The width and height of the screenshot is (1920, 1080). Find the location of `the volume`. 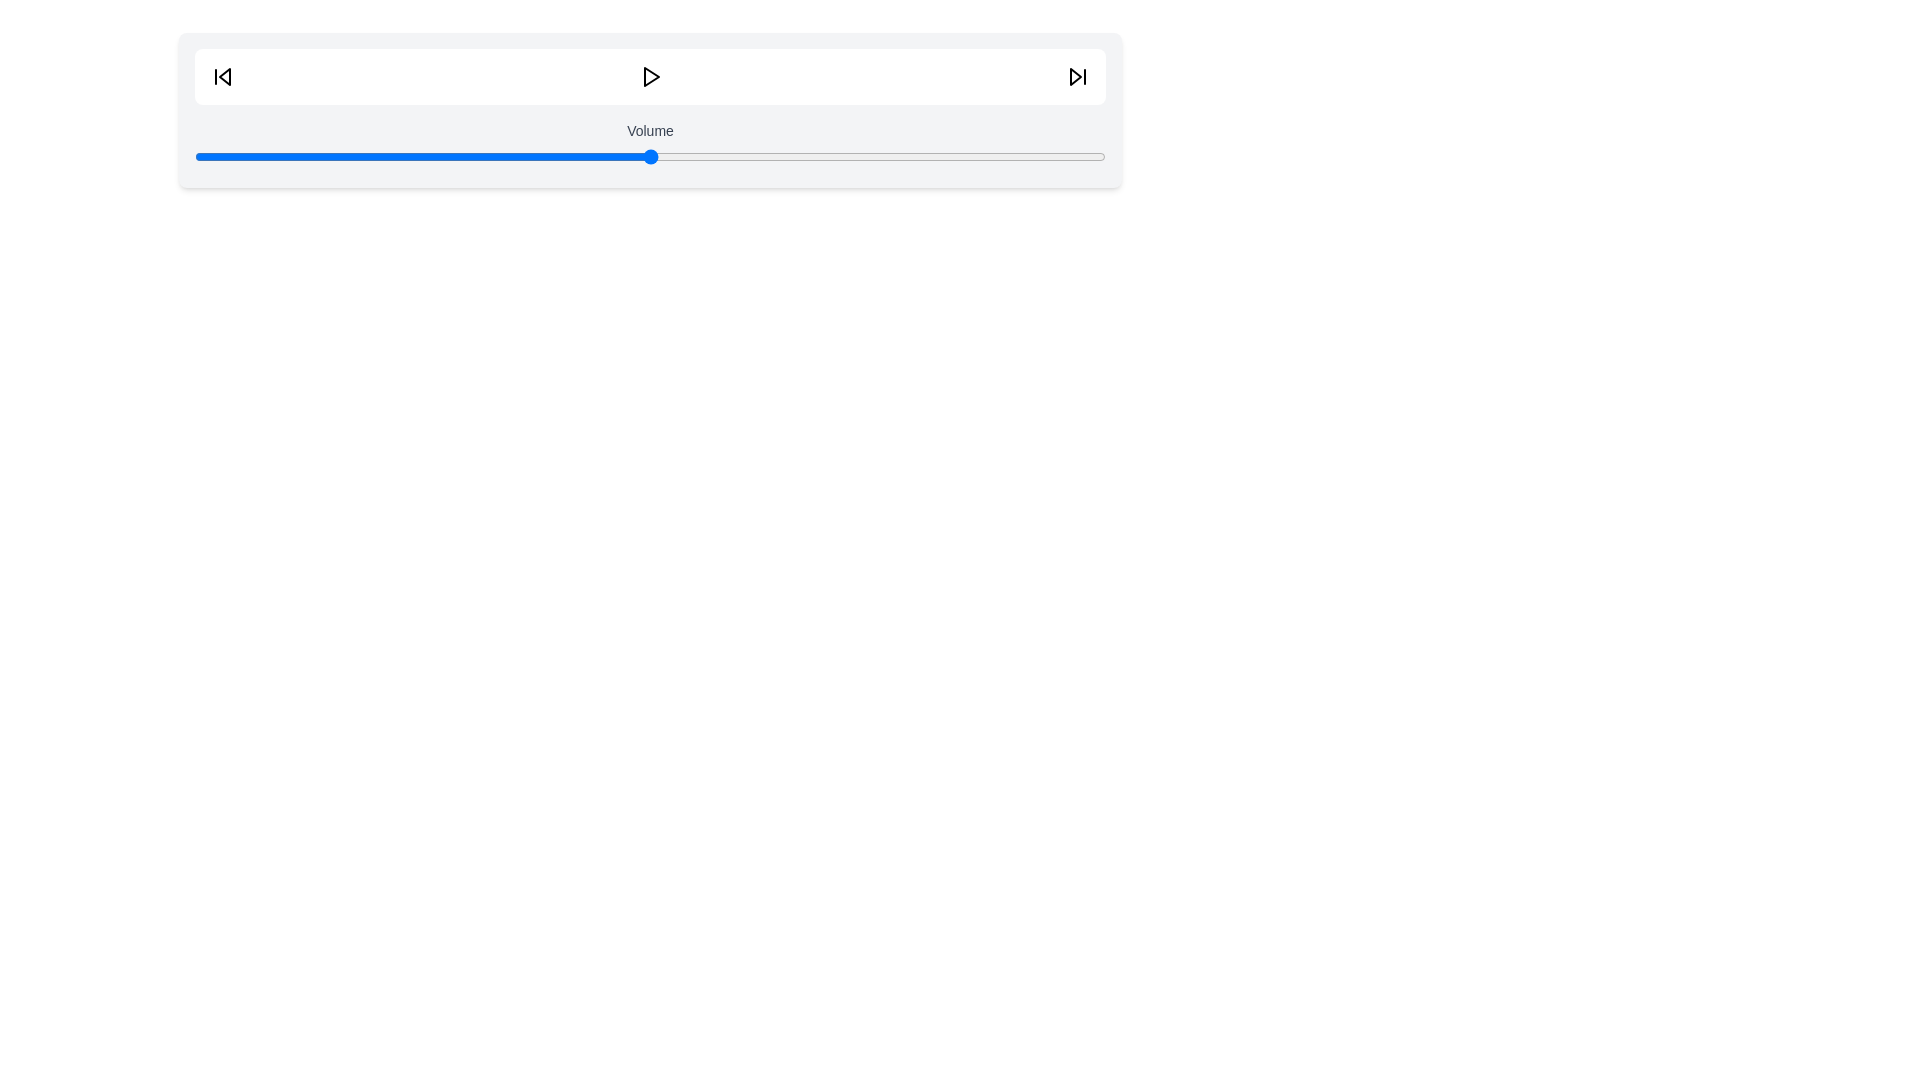

the volume is located at coordinates (504, 156).